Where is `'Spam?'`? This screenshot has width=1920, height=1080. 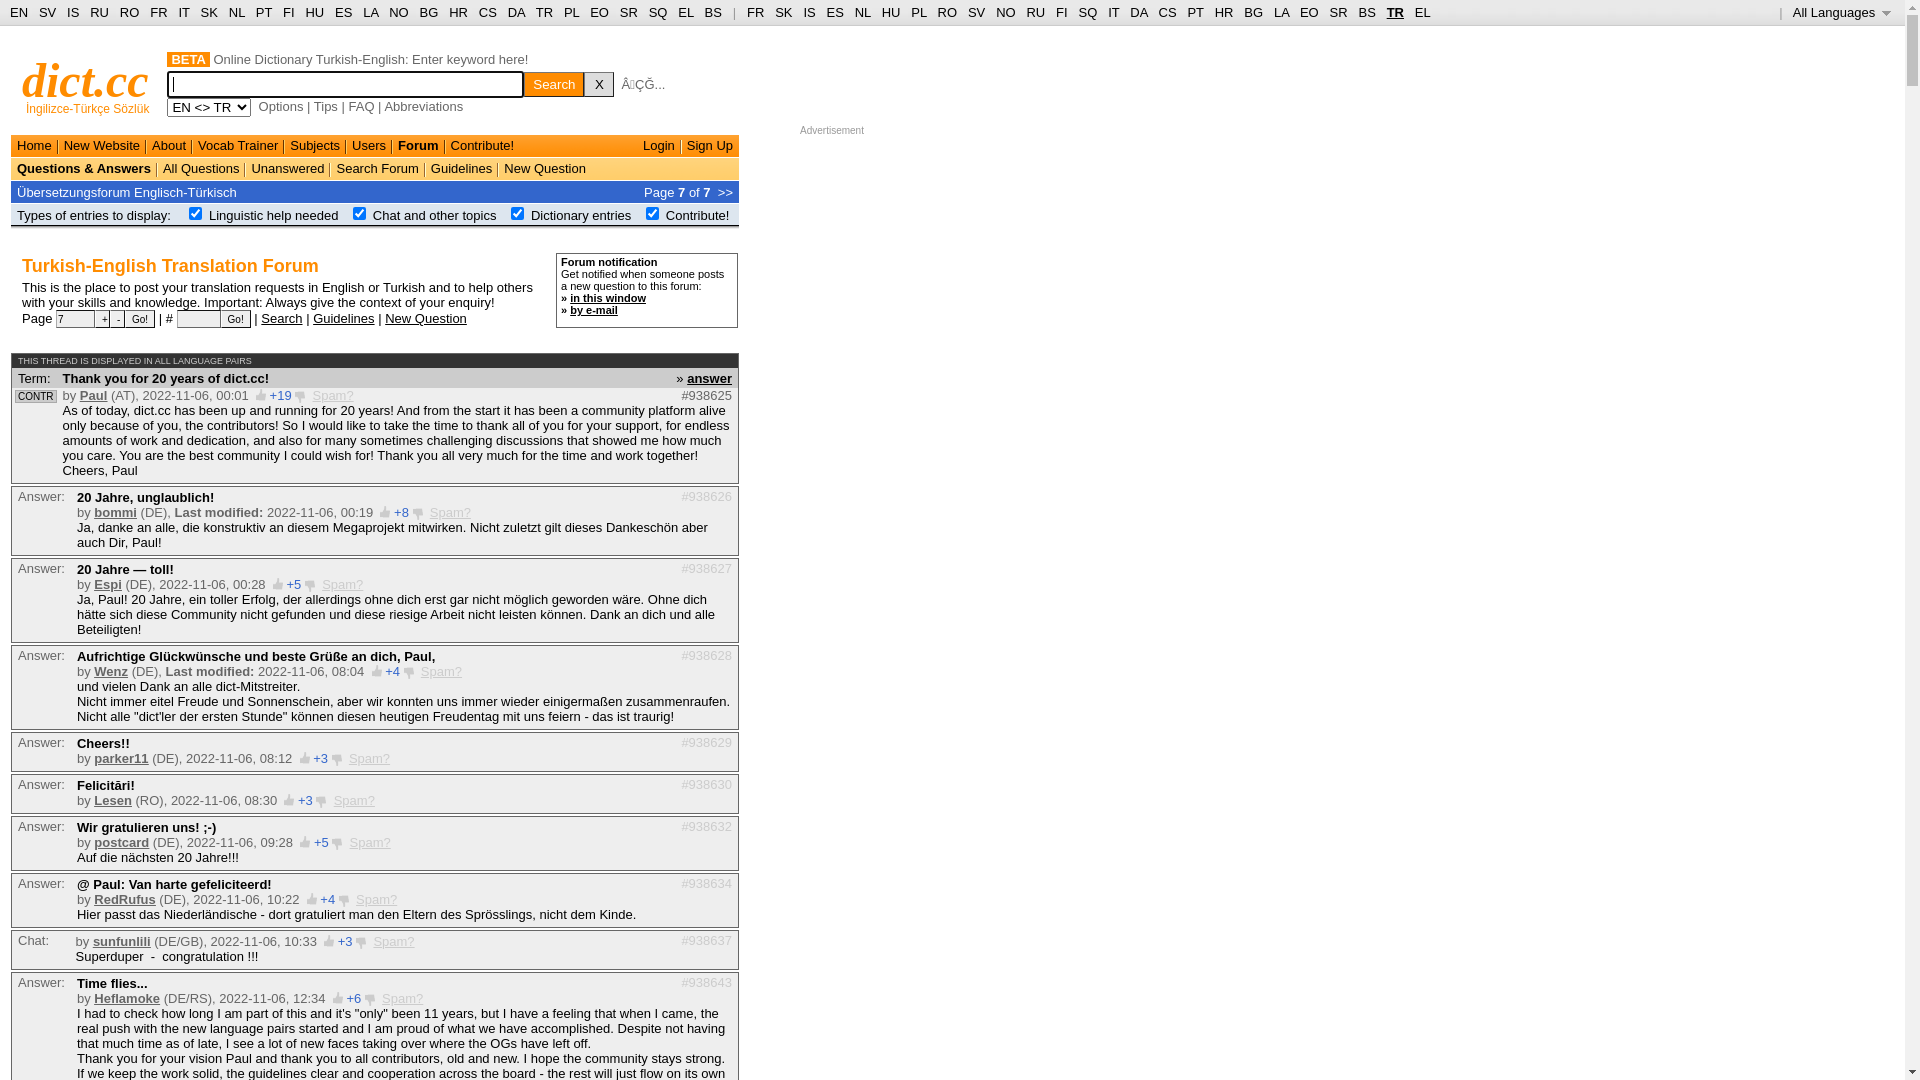
'Spam?' is located at coordinates (369, 758).